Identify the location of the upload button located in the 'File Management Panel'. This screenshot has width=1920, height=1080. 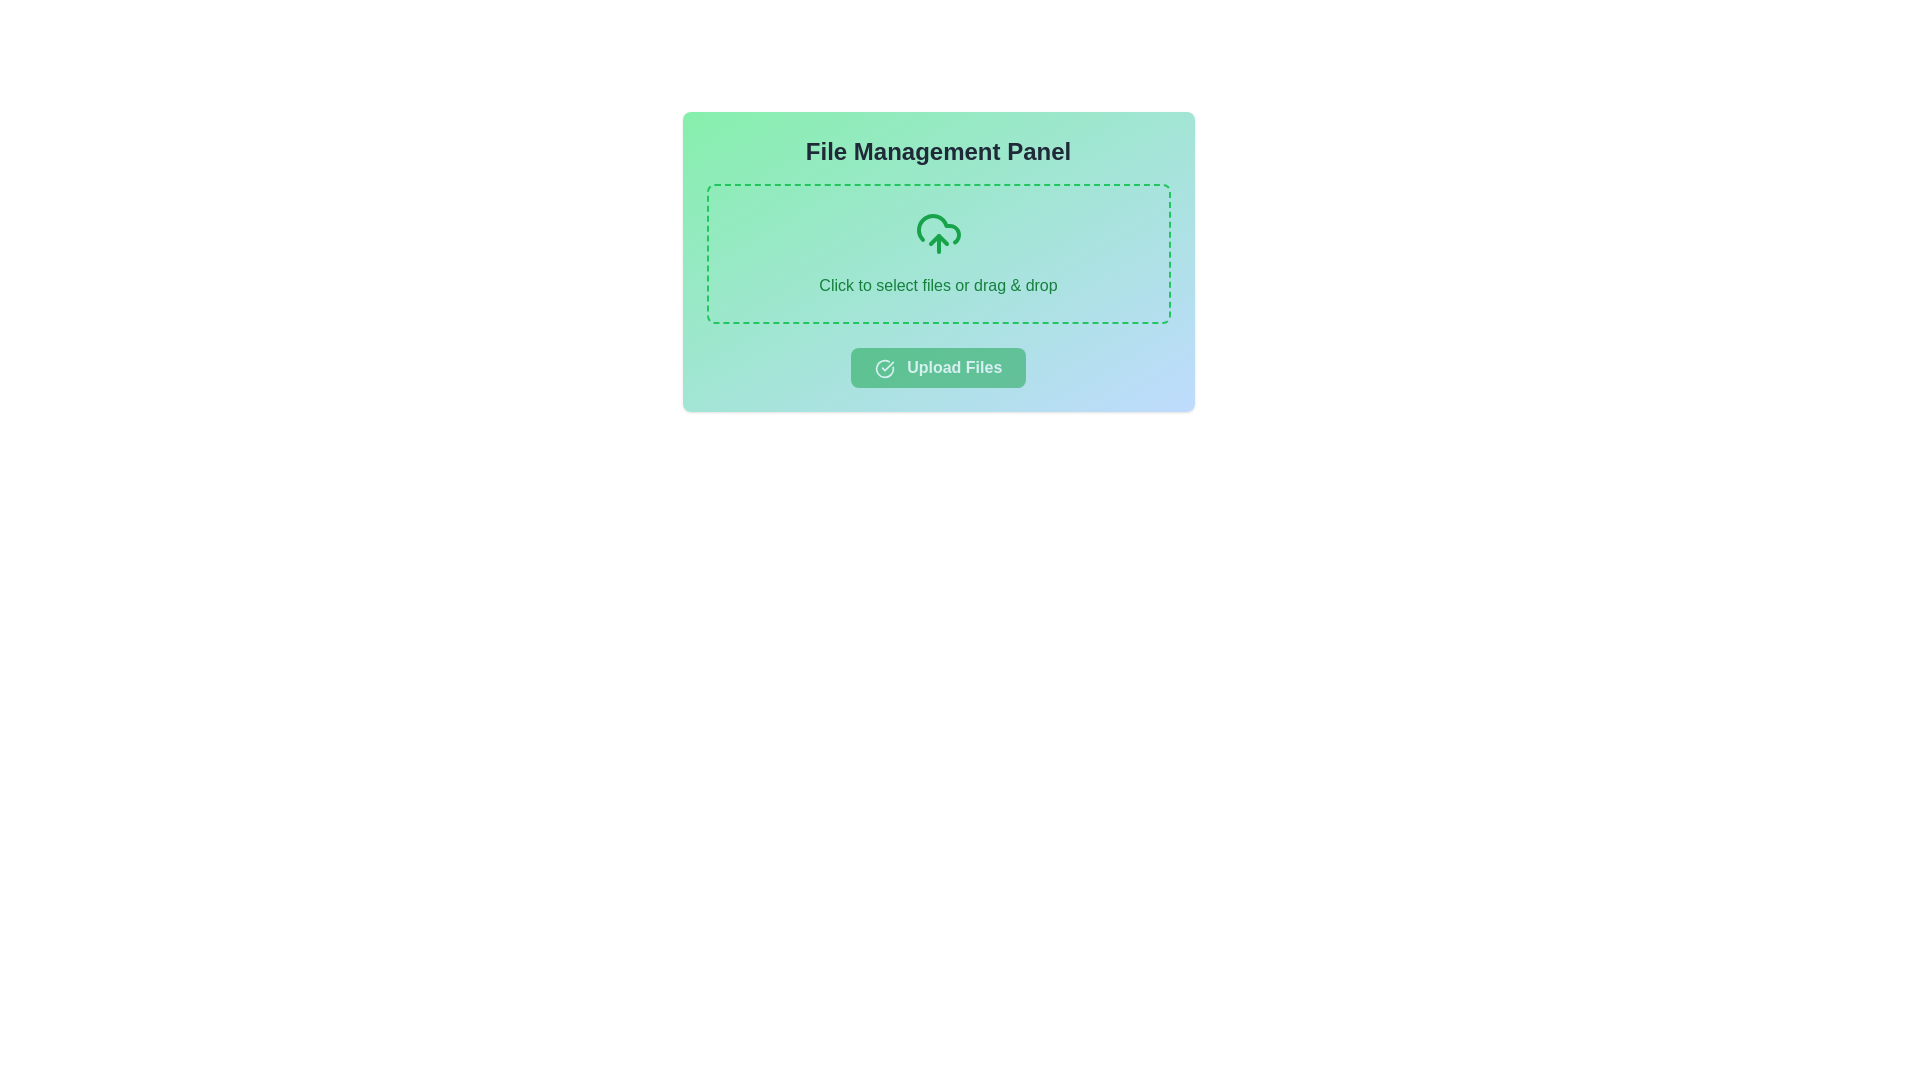
(937, 367).